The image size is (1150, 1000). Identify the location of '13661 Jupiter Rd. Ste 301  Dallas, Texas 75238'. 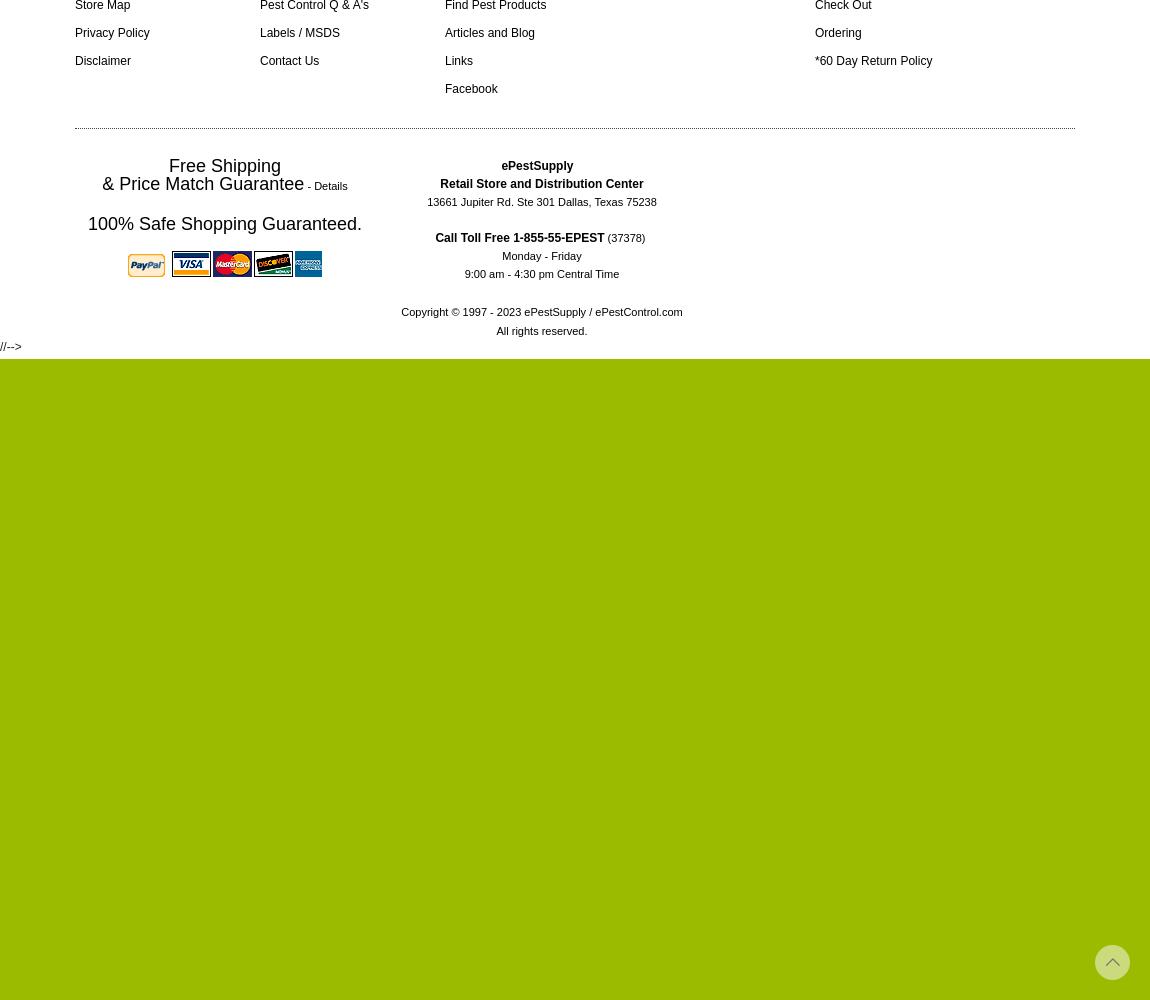
(426, 201).